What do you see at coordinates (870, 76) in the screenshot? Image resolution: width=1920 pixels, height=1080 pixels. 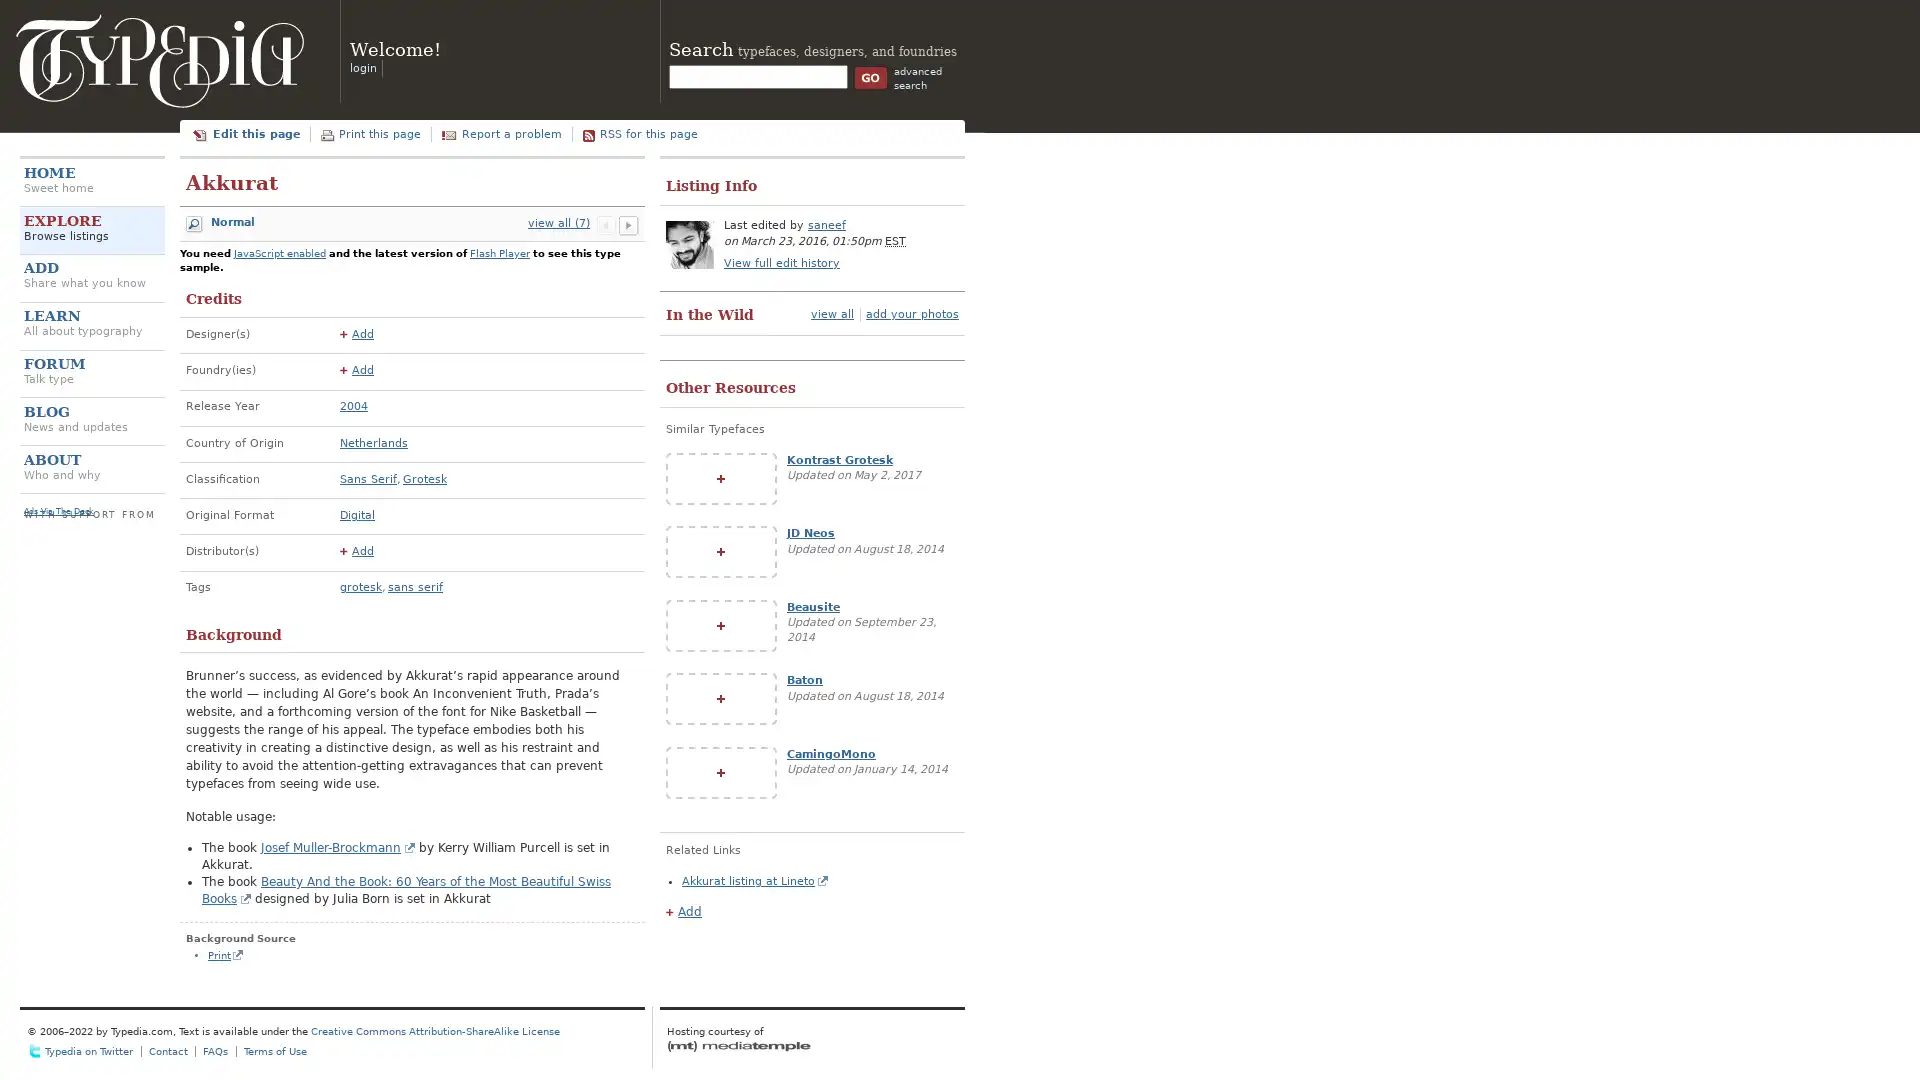 I see `Go` at bounding box center [870, 76].